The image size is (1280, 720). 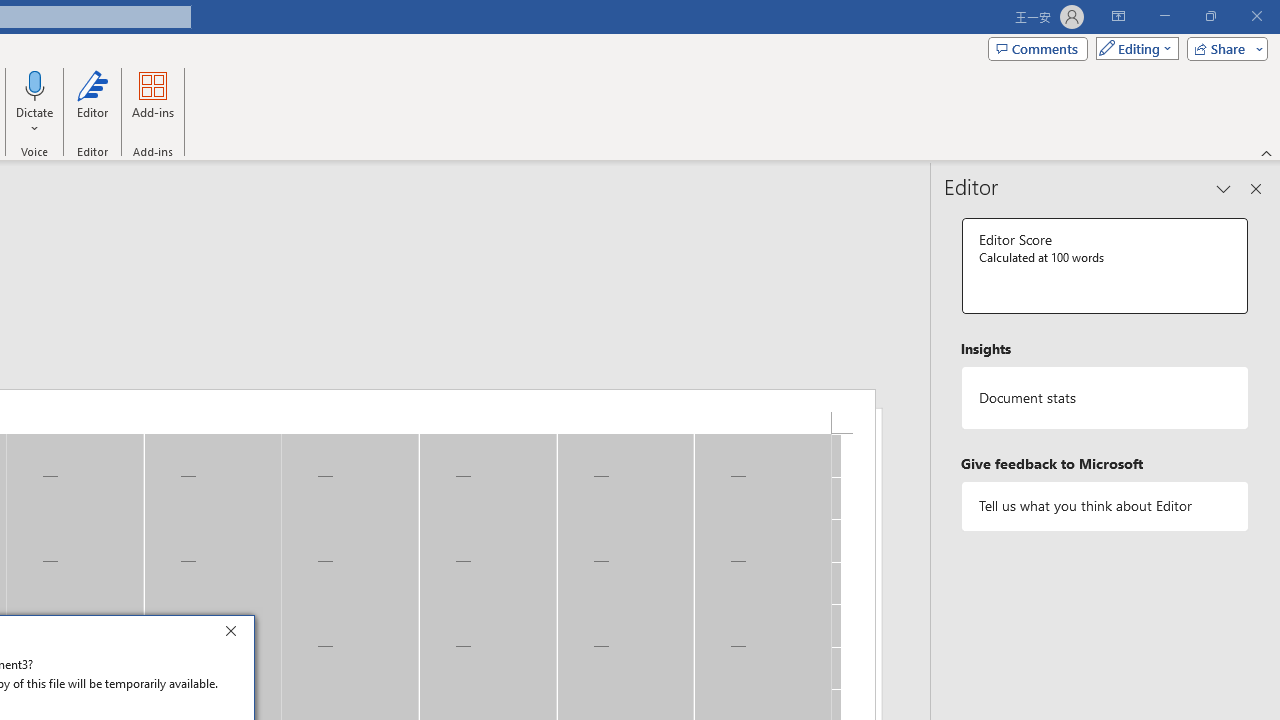 What do you see at coordinates (1104, 505) in the screenshot?
I see `'Tell us what you think about Editor'` at bounding box center [1104, 505].